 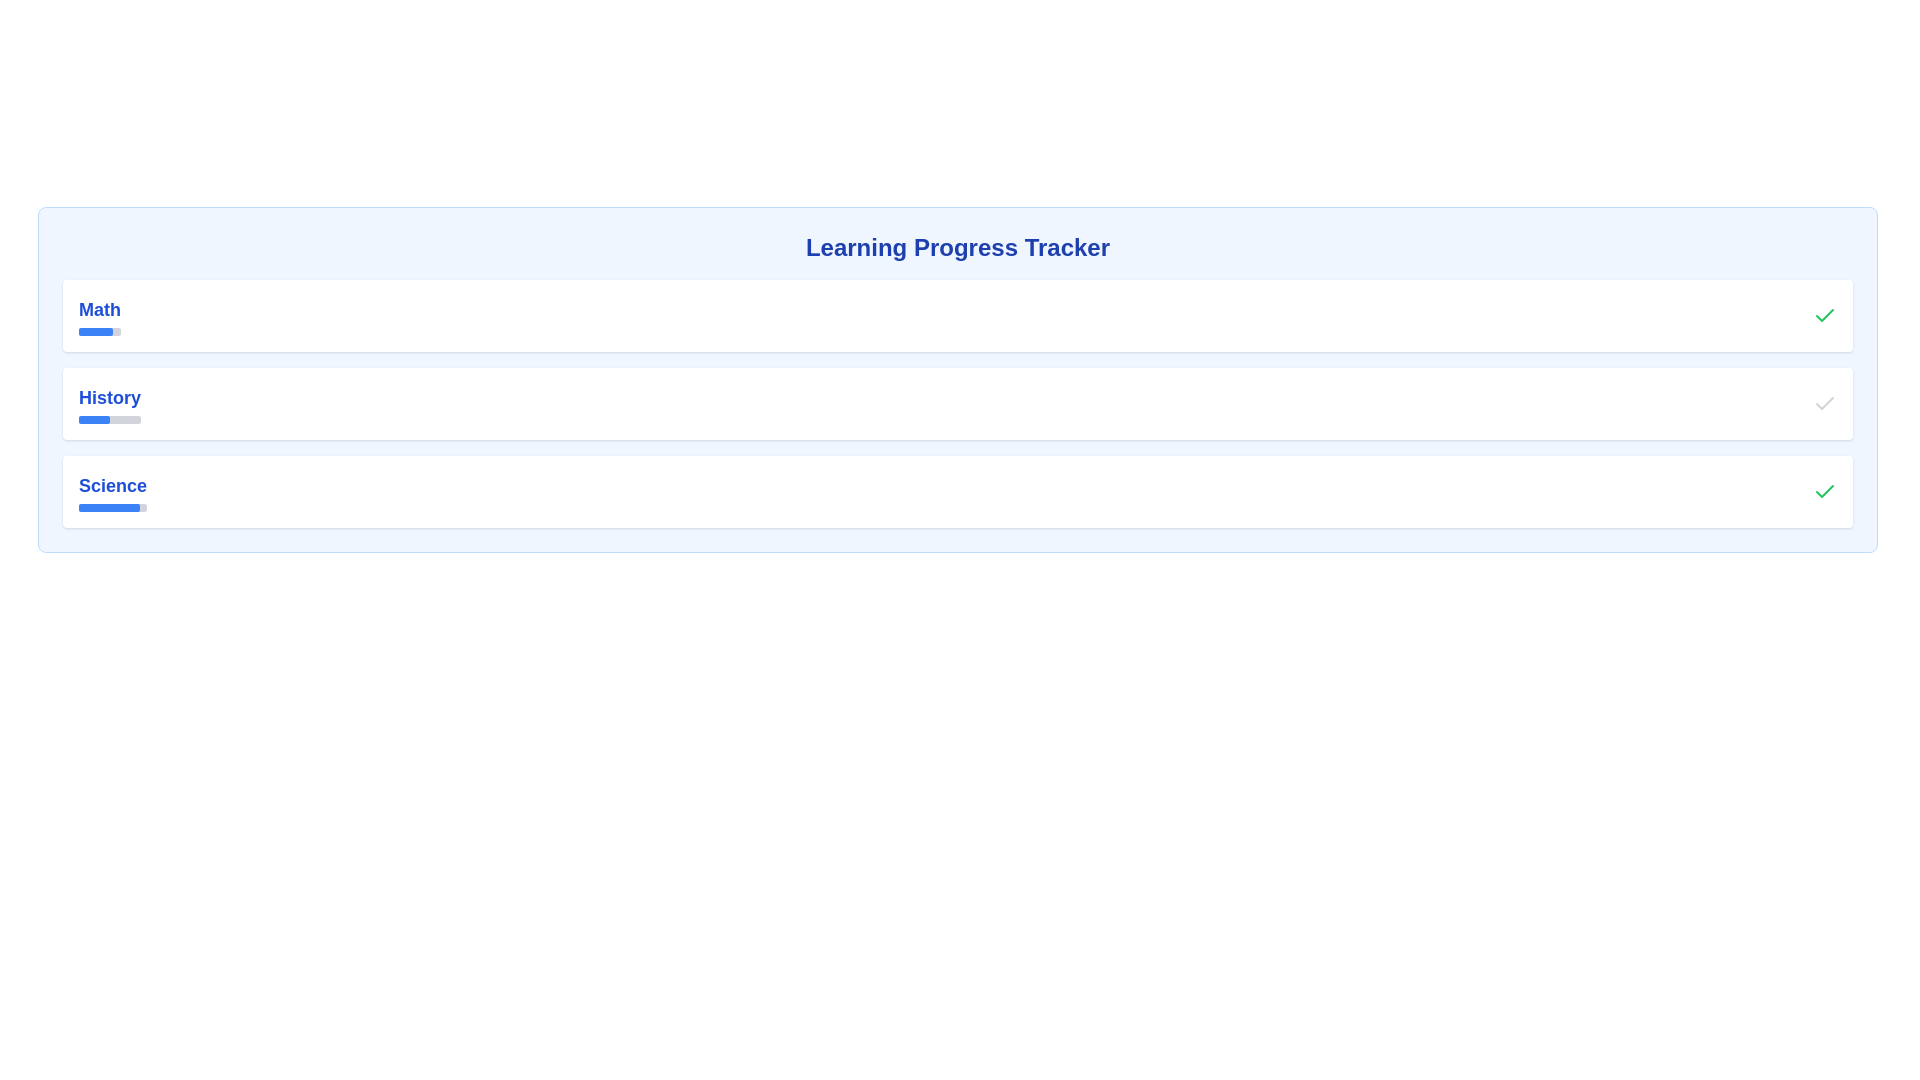 What do you see at coordinates (99, 315) in the screenshot?
I see `the 'Math' section text label` at bounding box center [99, 315].